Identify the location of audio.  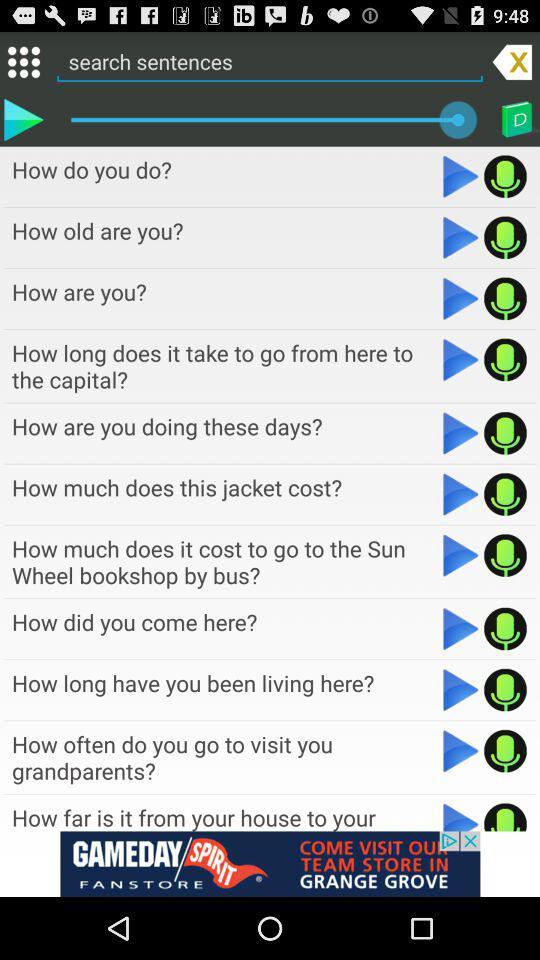
(461, 297).